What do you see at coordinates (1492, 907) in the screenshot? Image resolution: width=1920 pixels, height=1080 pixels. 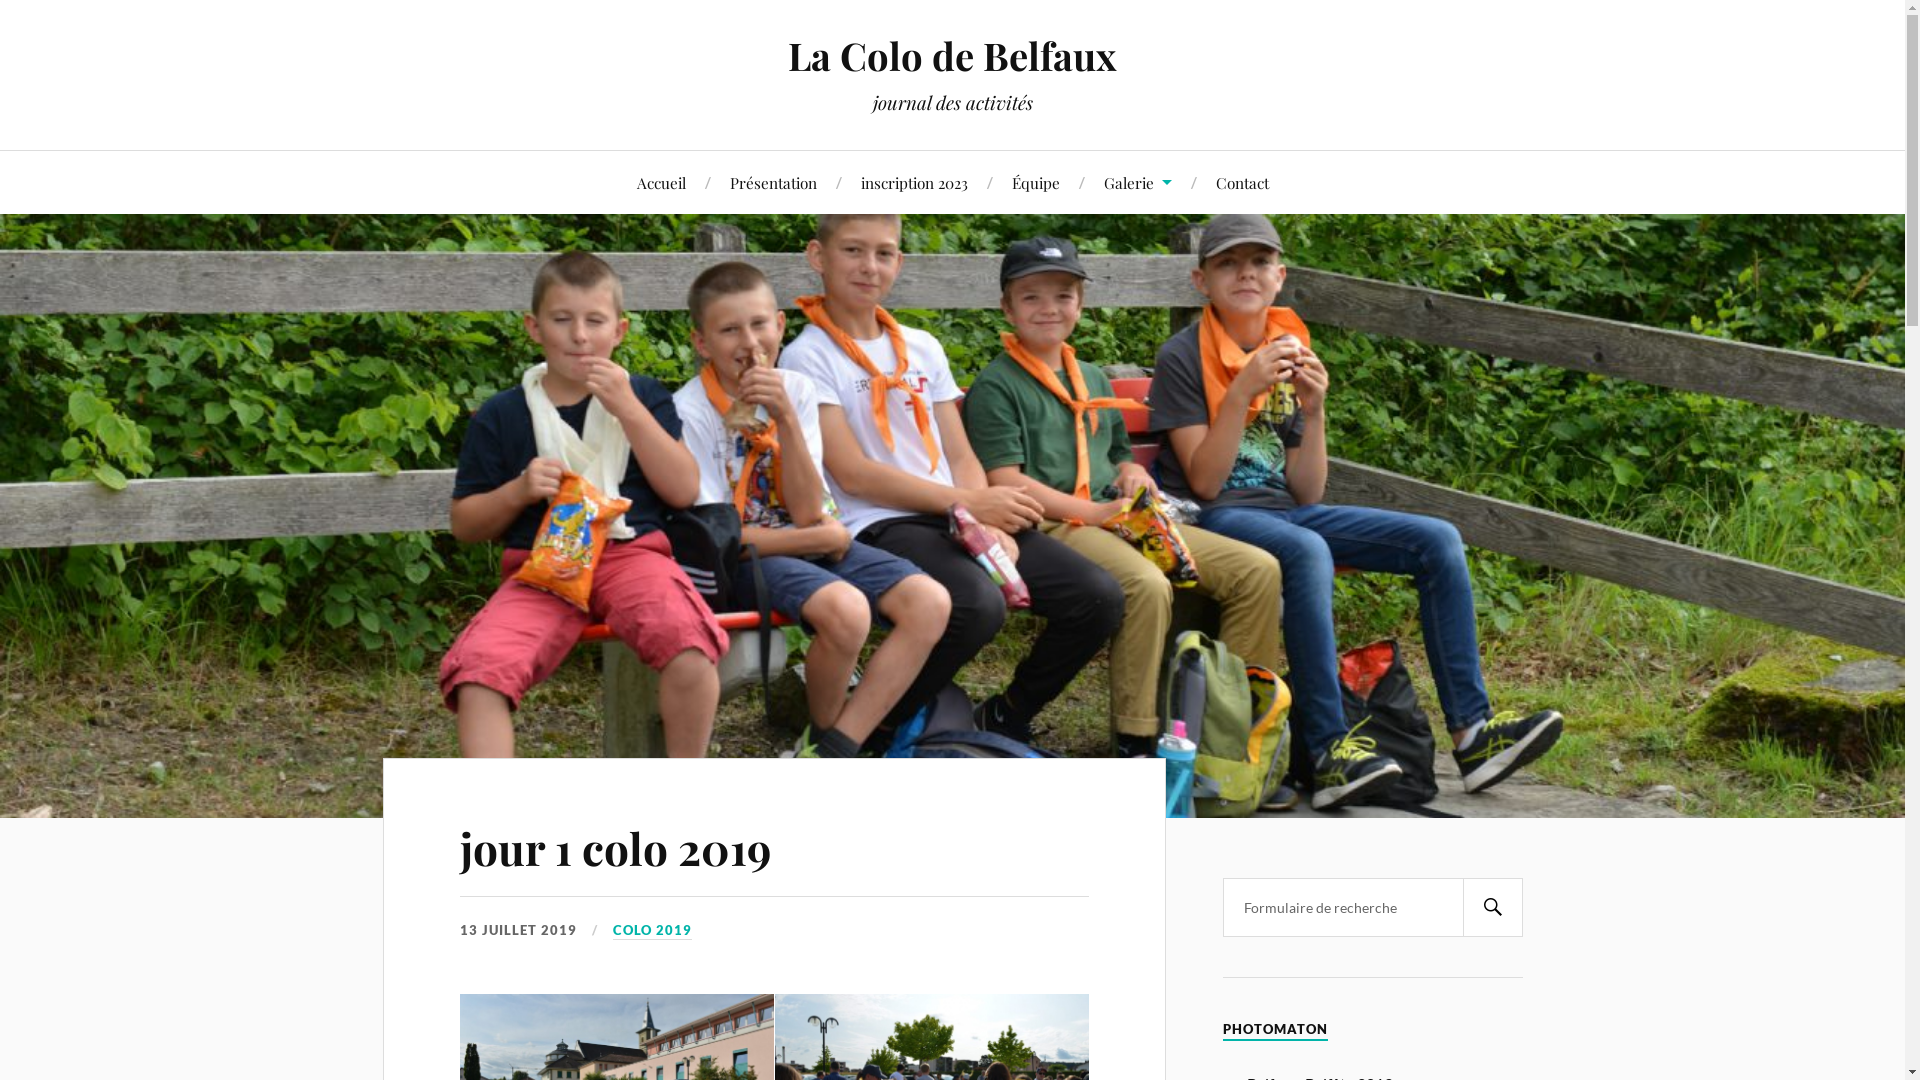 I see `'Search'` at bounding box center [1492, 907].